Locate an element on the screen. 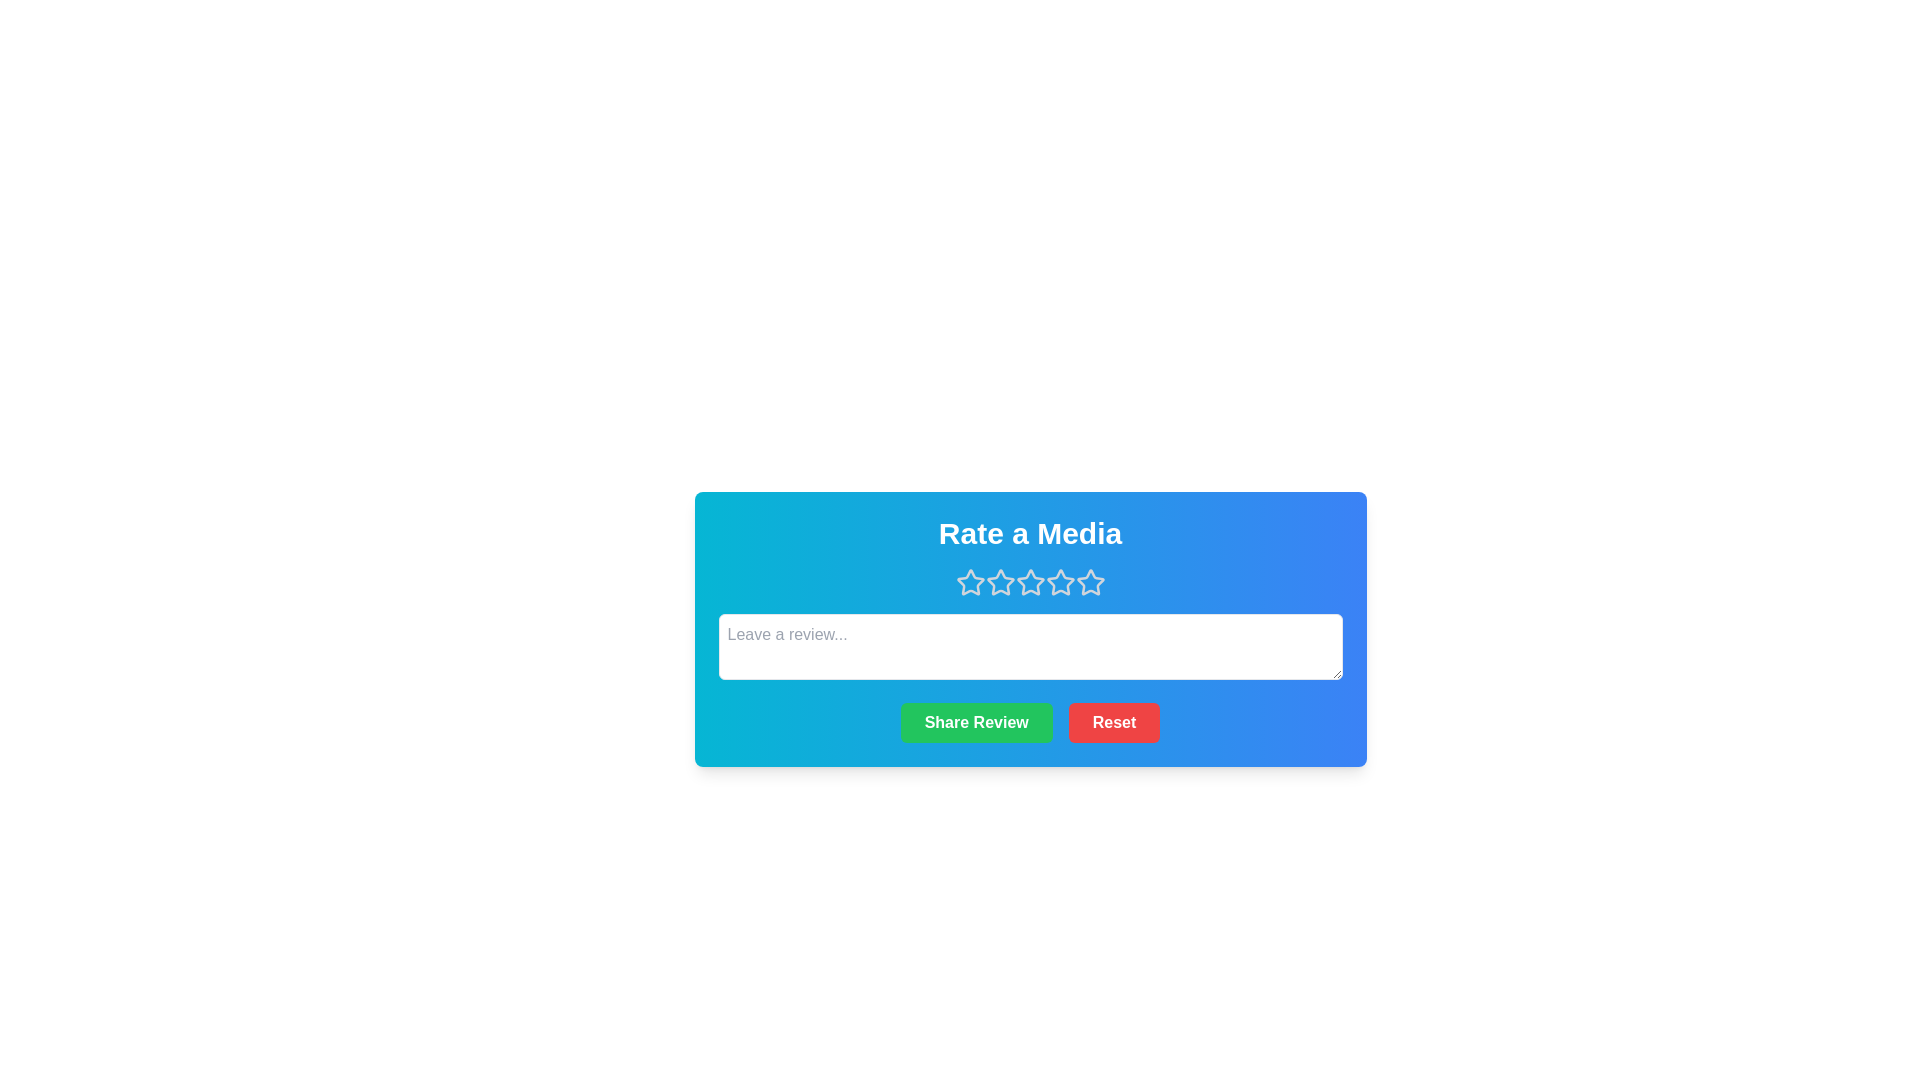 Image resolution: width=1920 pixels, height=1080 pixels. the rating to 3 stars by clicking on the respective star is located at coordinates (1030, 582).